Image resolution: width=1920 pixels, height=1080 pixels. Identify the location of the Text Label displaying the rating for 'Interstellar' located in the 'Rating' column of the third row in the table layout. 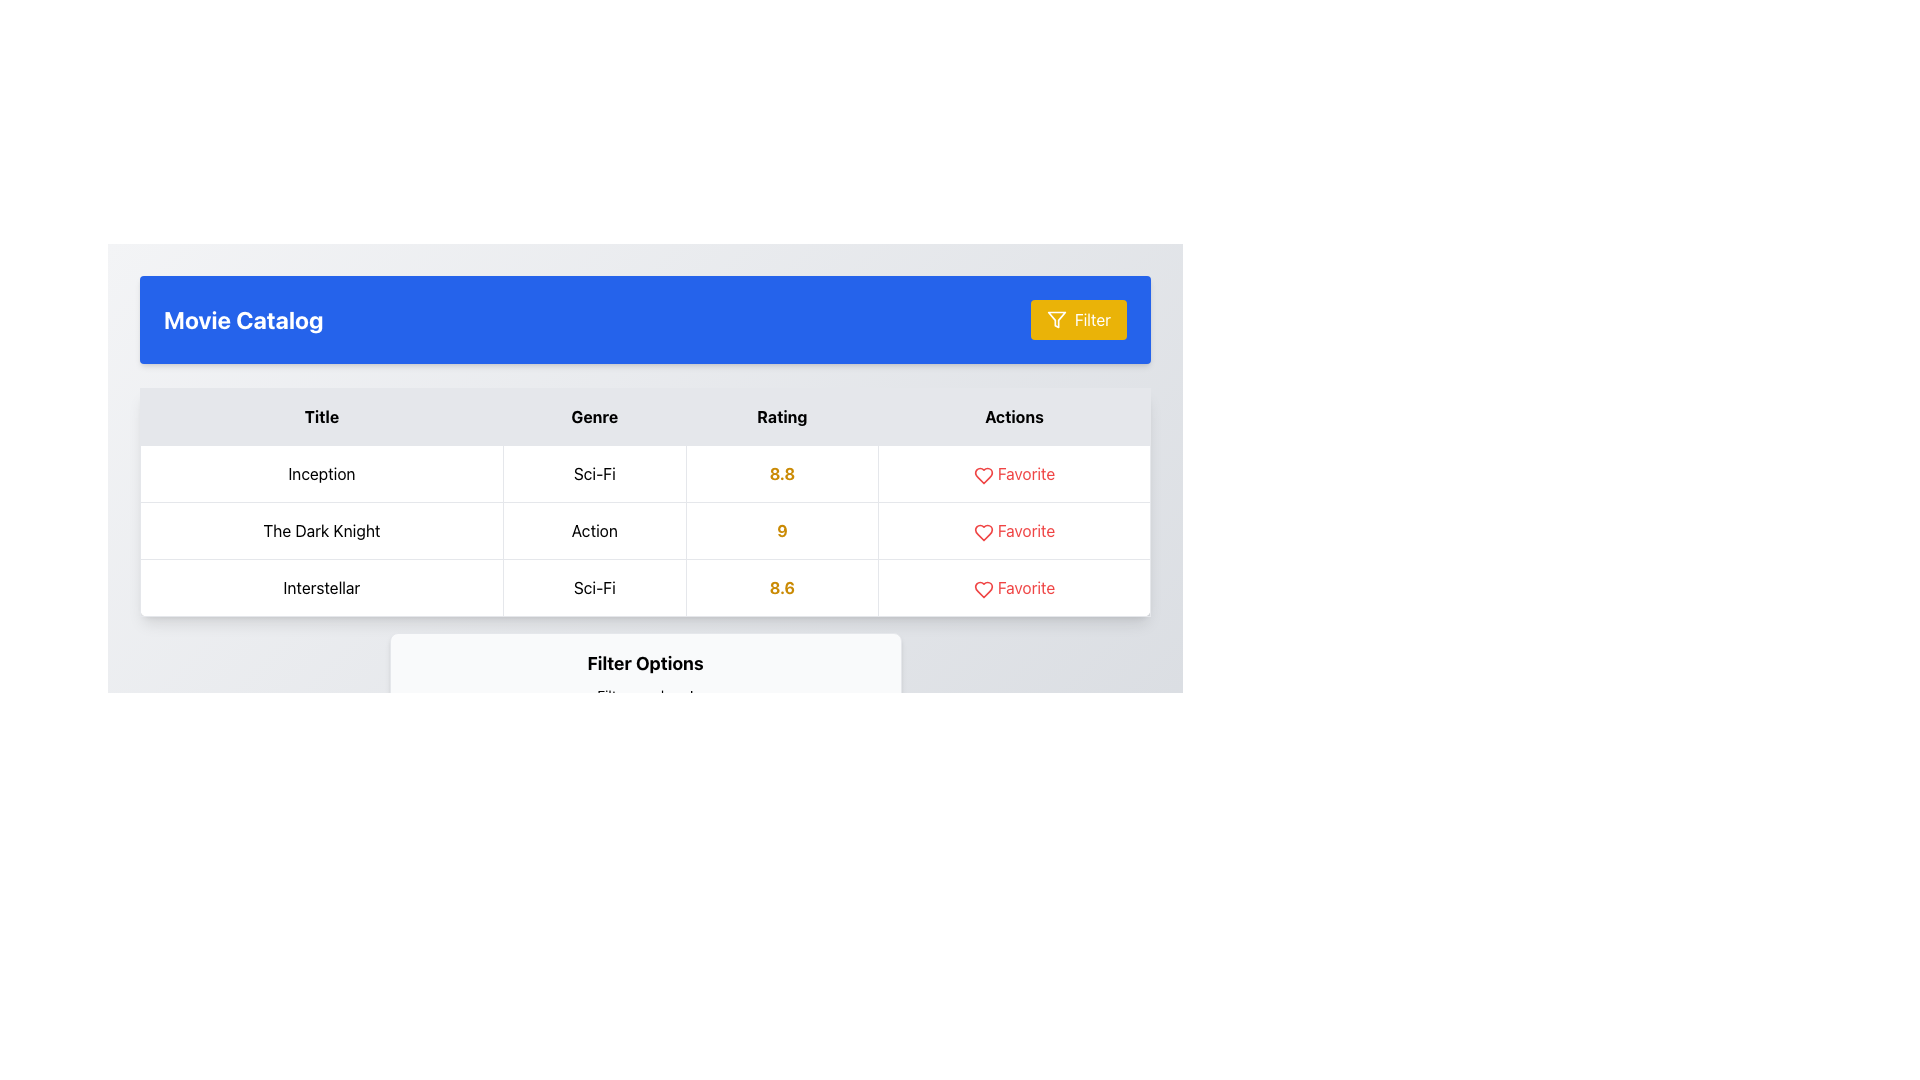
(781, 586).